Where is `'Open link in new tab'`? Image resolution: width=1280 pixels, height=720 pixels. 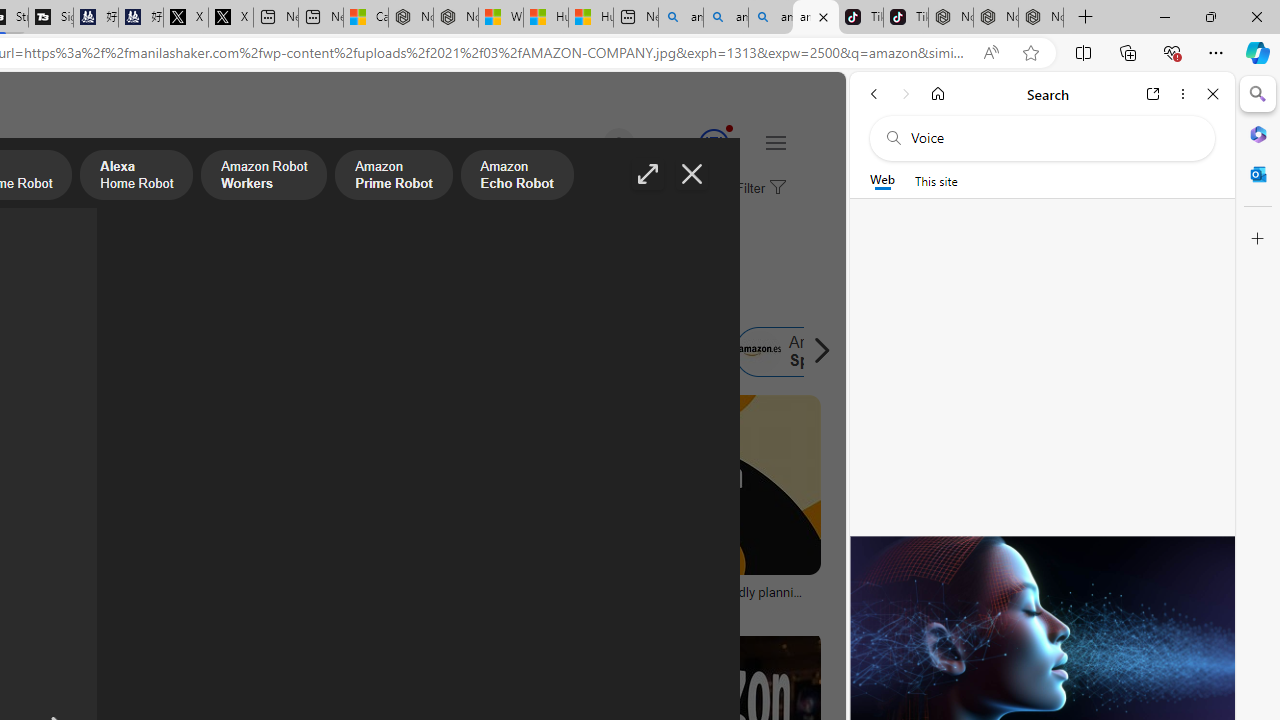 'Open link in new tab' is located at coordinates (1153, 93).